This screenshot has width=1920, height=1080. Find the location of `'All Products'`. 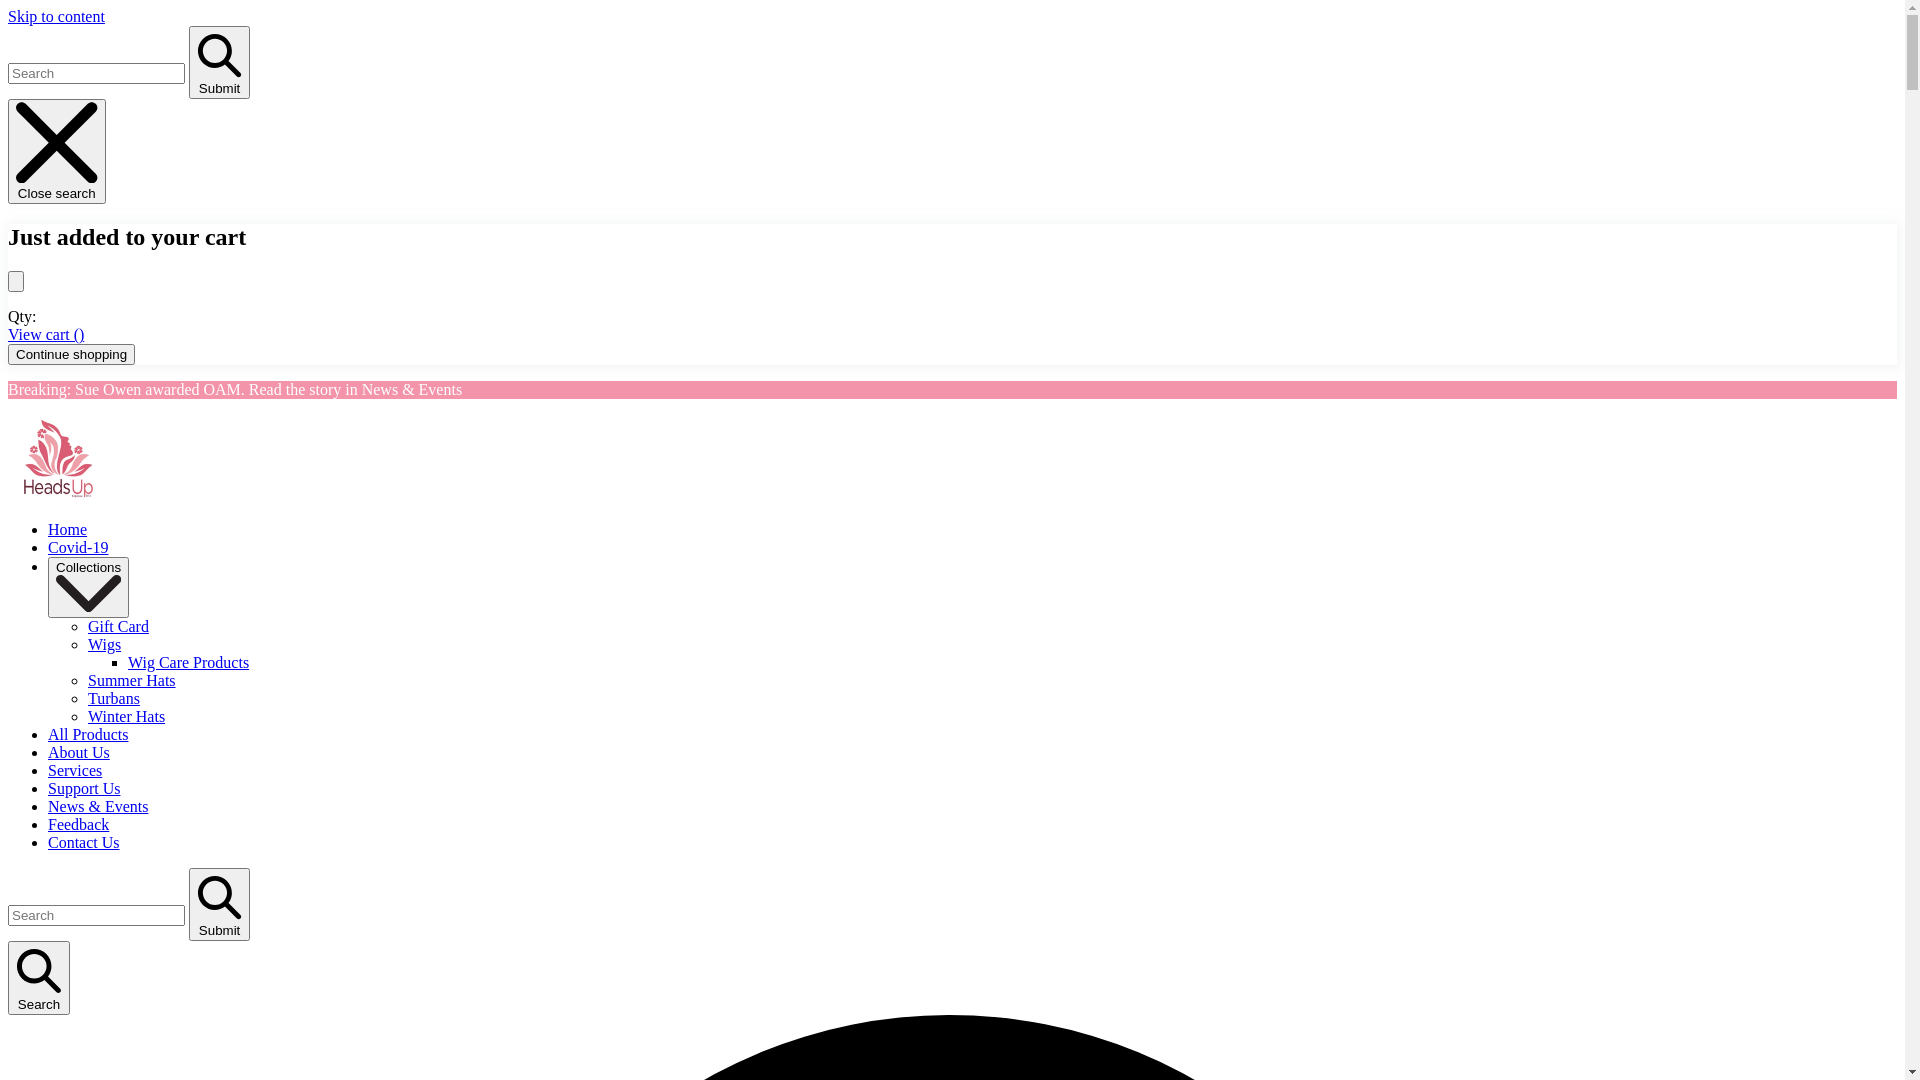

'All Products' is located at coordinates (86, 734).